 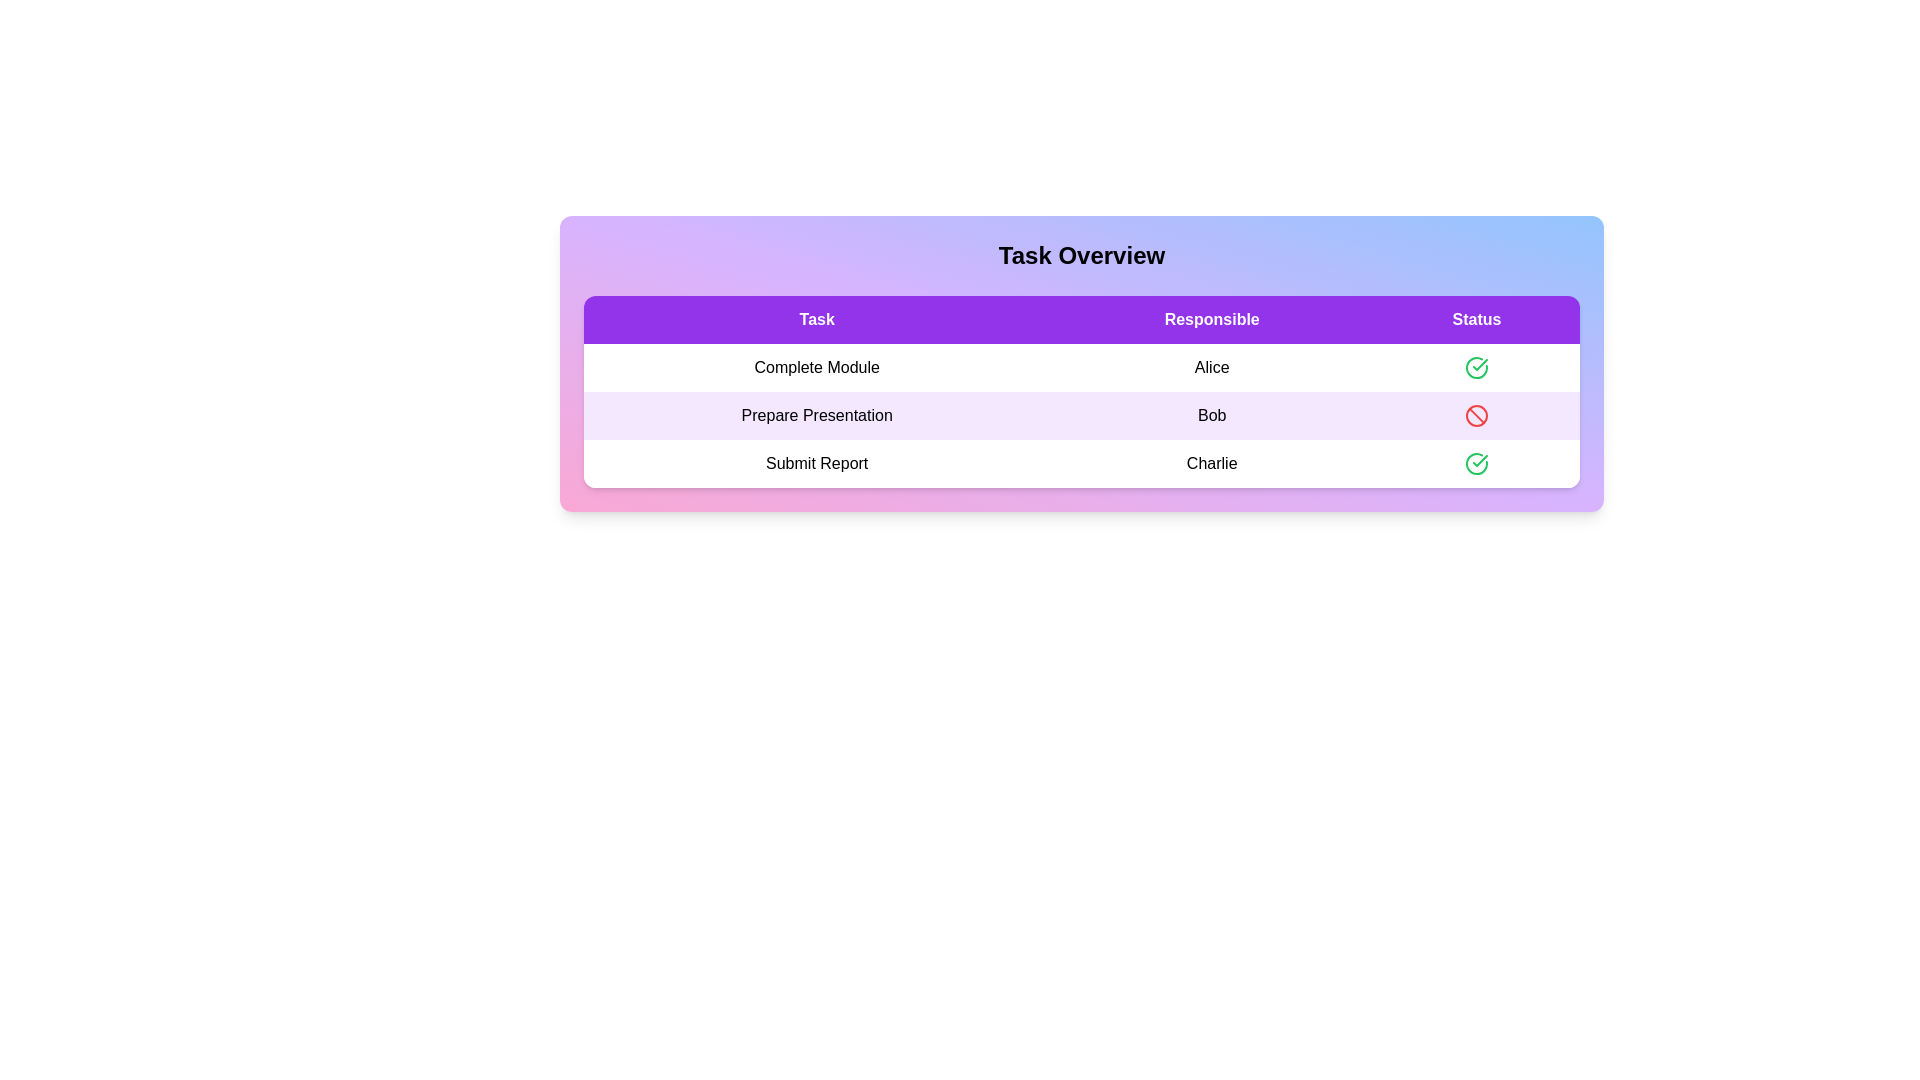 What do you see at coordinates (1477, 415) in the screenshot?
I see `the red prohibition icon located in the 'Status' column of the 'Prepare Presentation' row to interact with it` at bounding box center [1477, 415].